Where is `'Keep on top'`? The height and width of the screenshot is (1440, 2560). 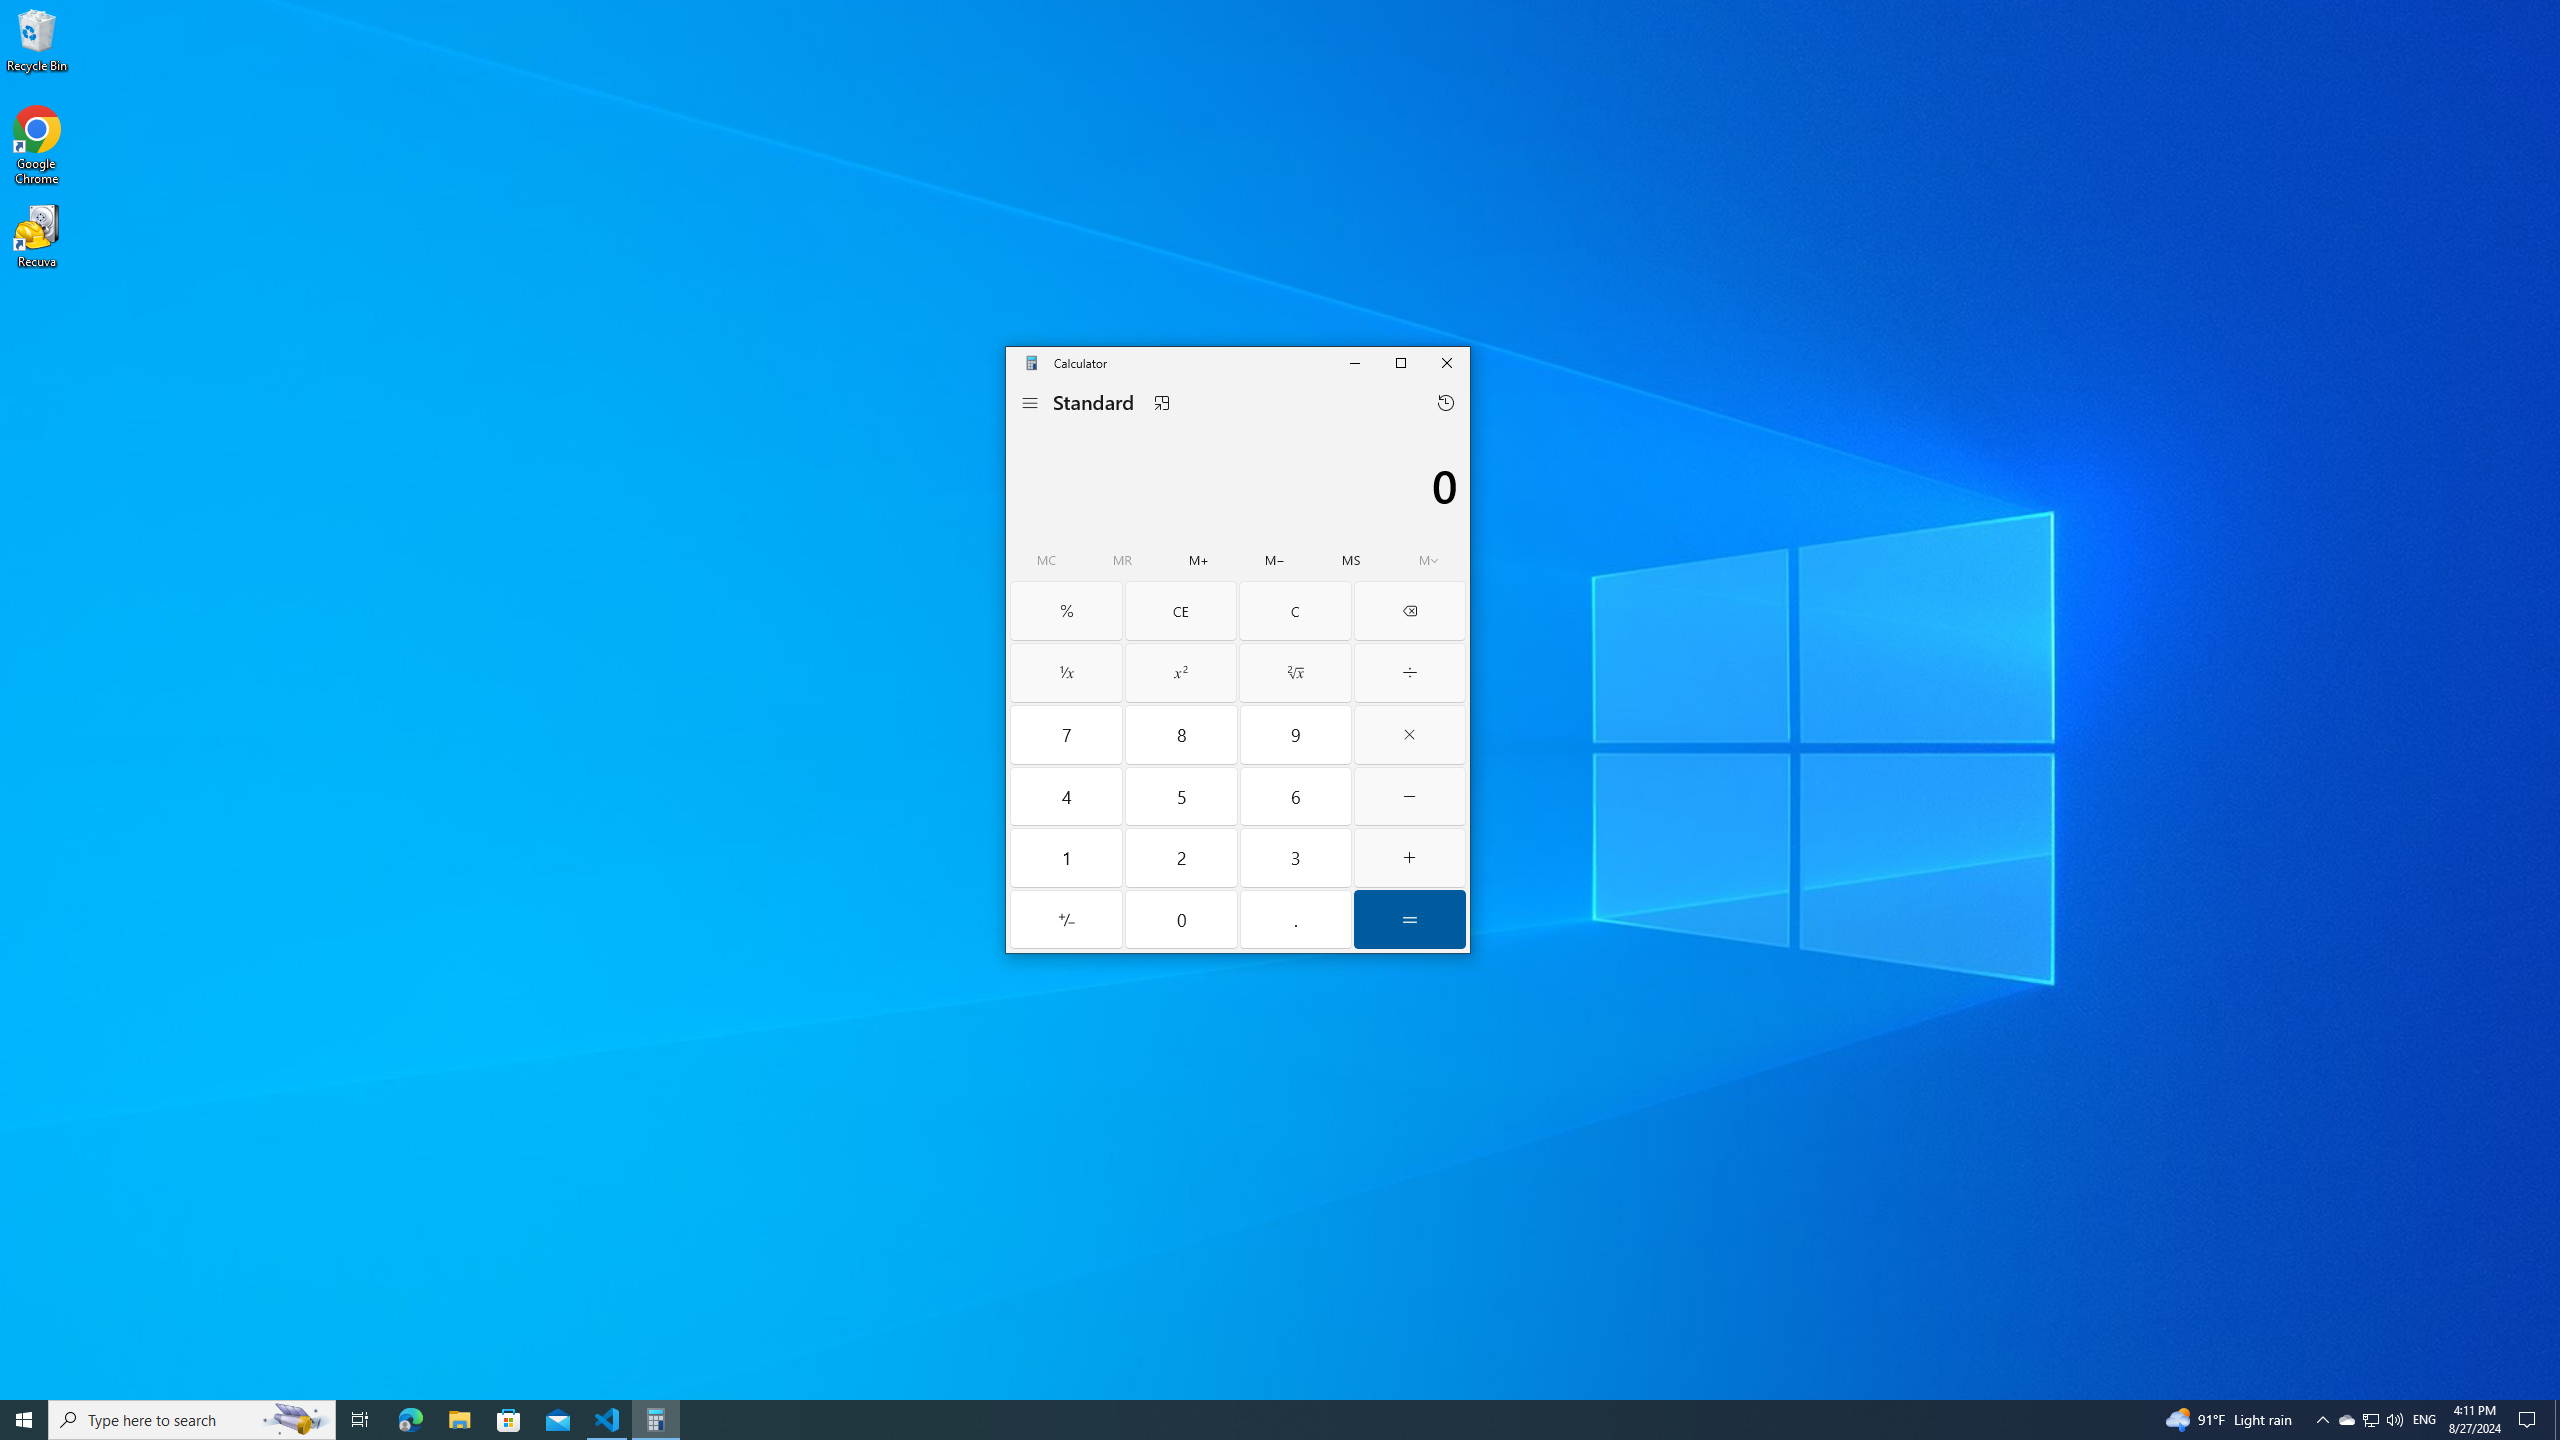
'Keep on top' is located at coordinates (1161, 402).